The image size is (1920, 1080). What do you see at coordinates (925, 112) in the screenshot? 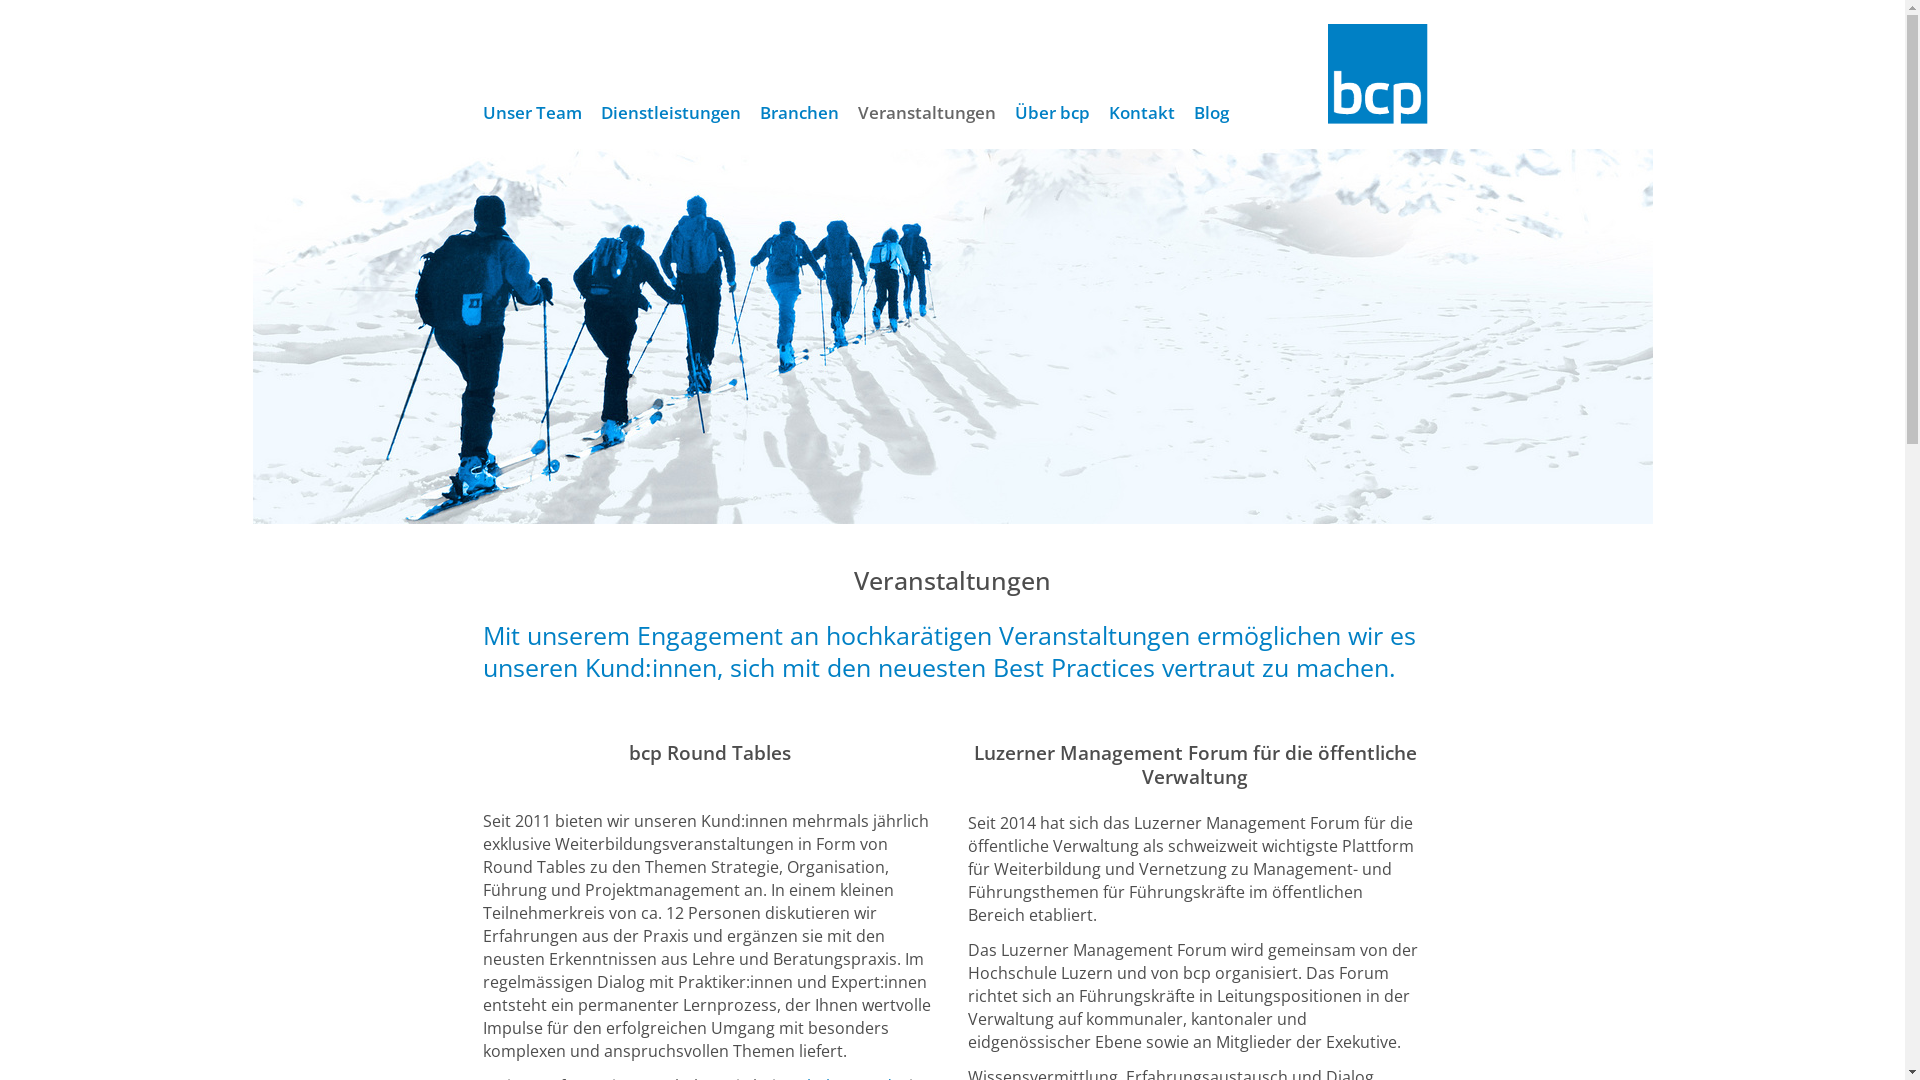
I see `'Veranstaltungen'` at bounding box center [925, 112].